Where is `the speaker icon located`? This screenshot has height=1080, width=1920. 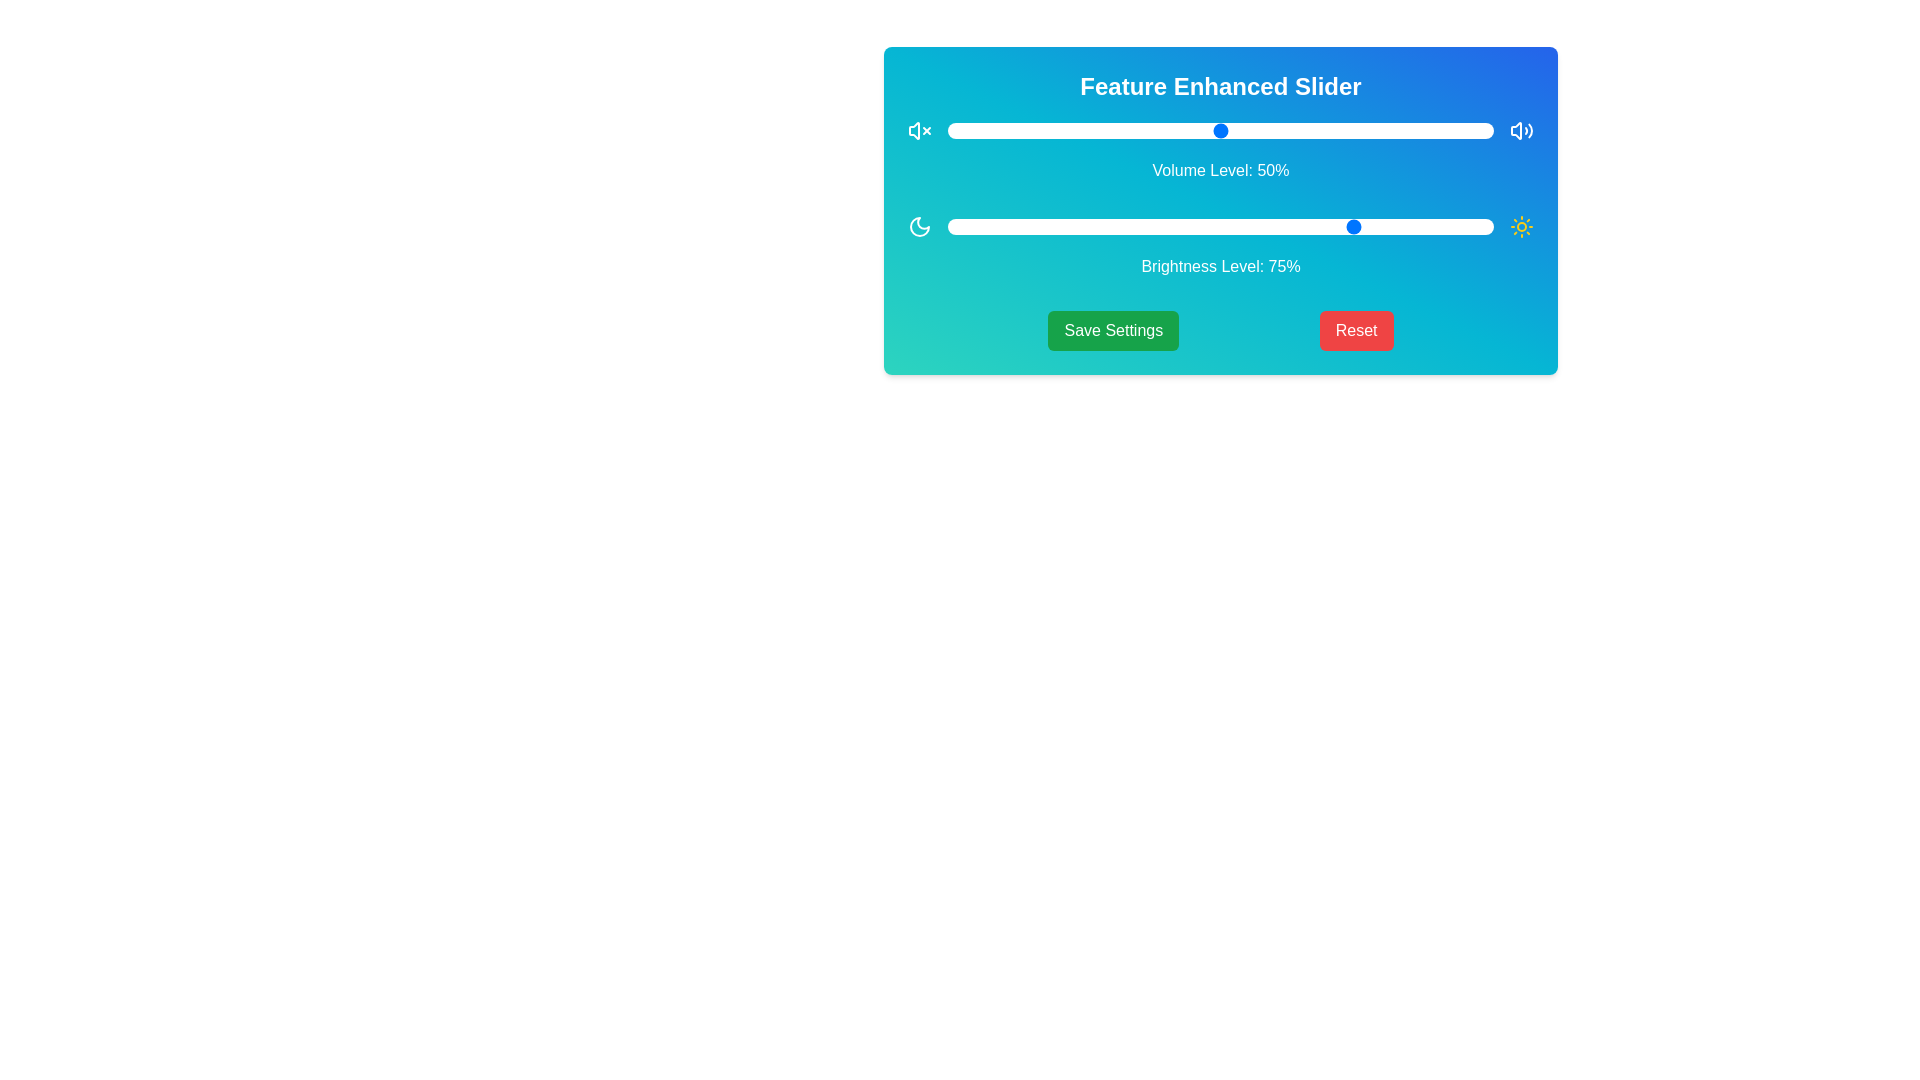
the speaker icon located is located at coordinates (1520, 131).